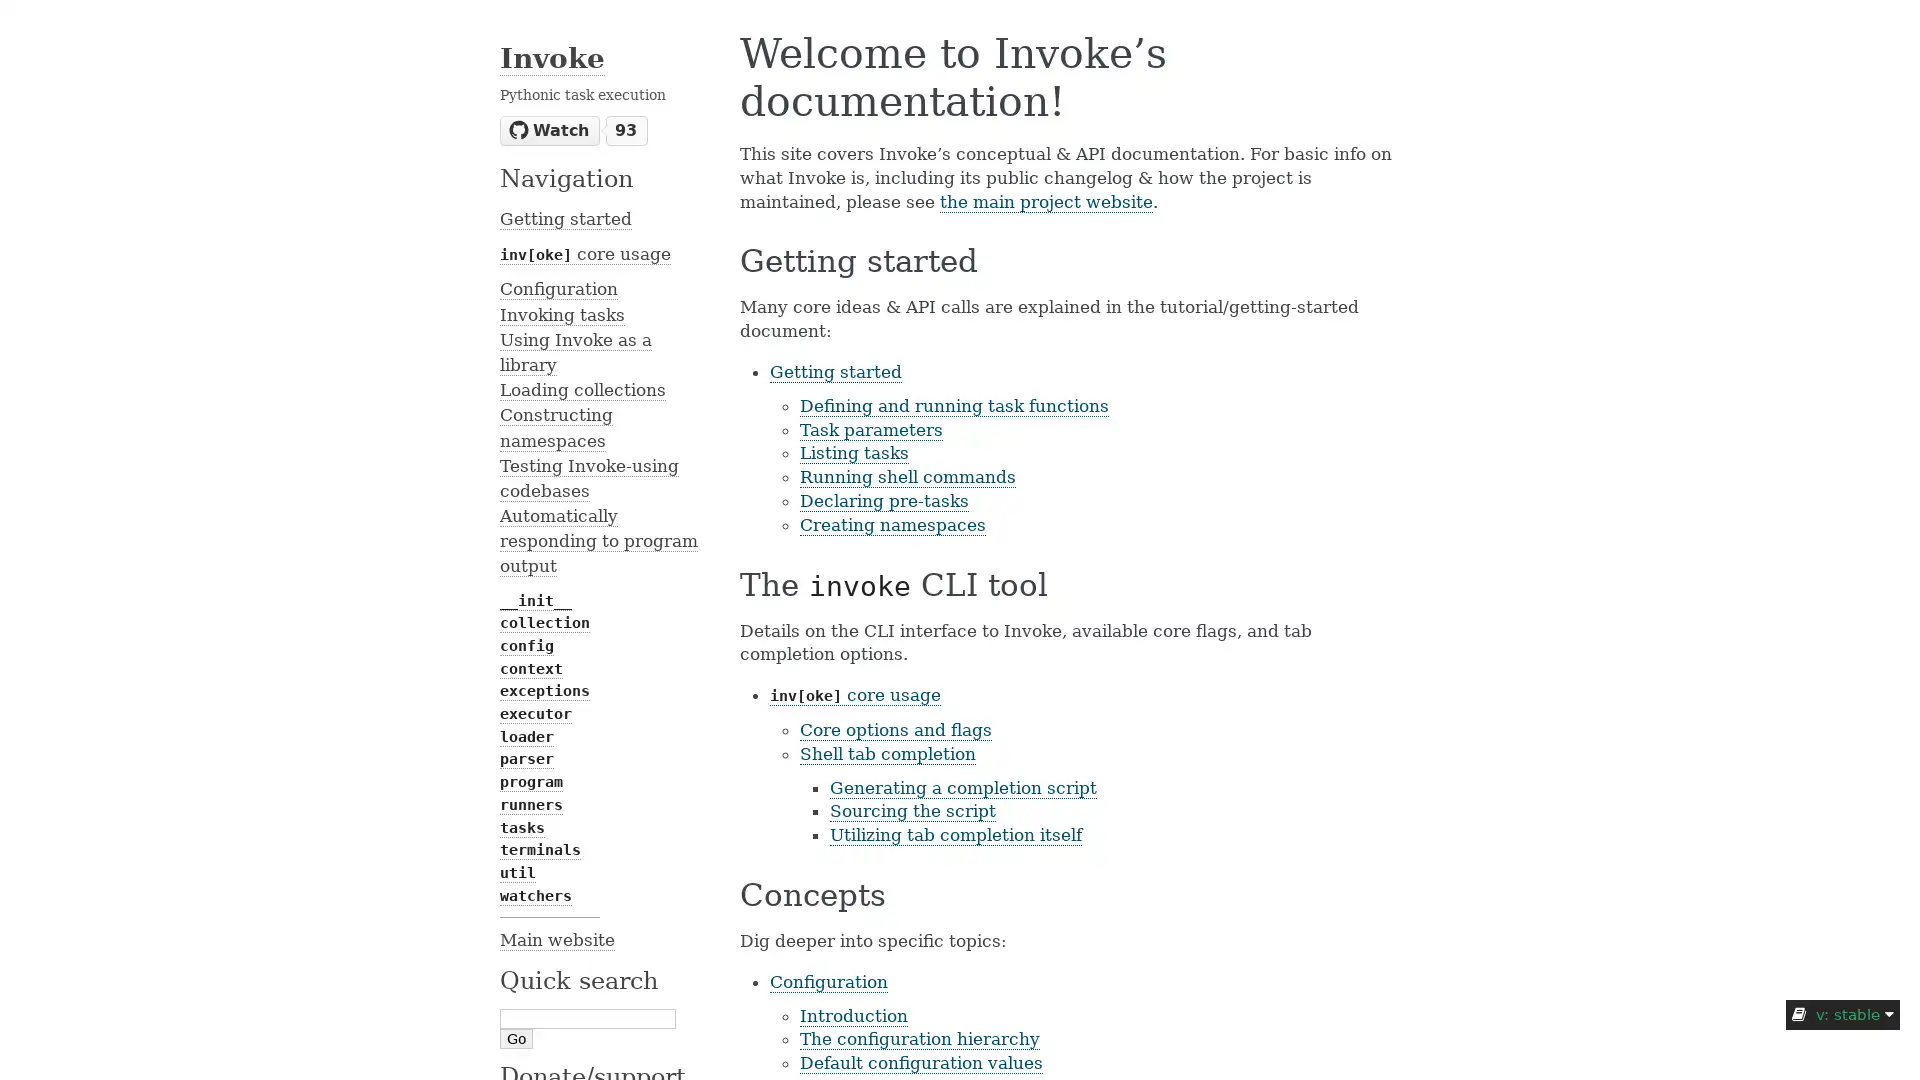 Image resolution: width=1920 pixels, height=1080 pixels. I want to click on Go, so click(516, 1037).